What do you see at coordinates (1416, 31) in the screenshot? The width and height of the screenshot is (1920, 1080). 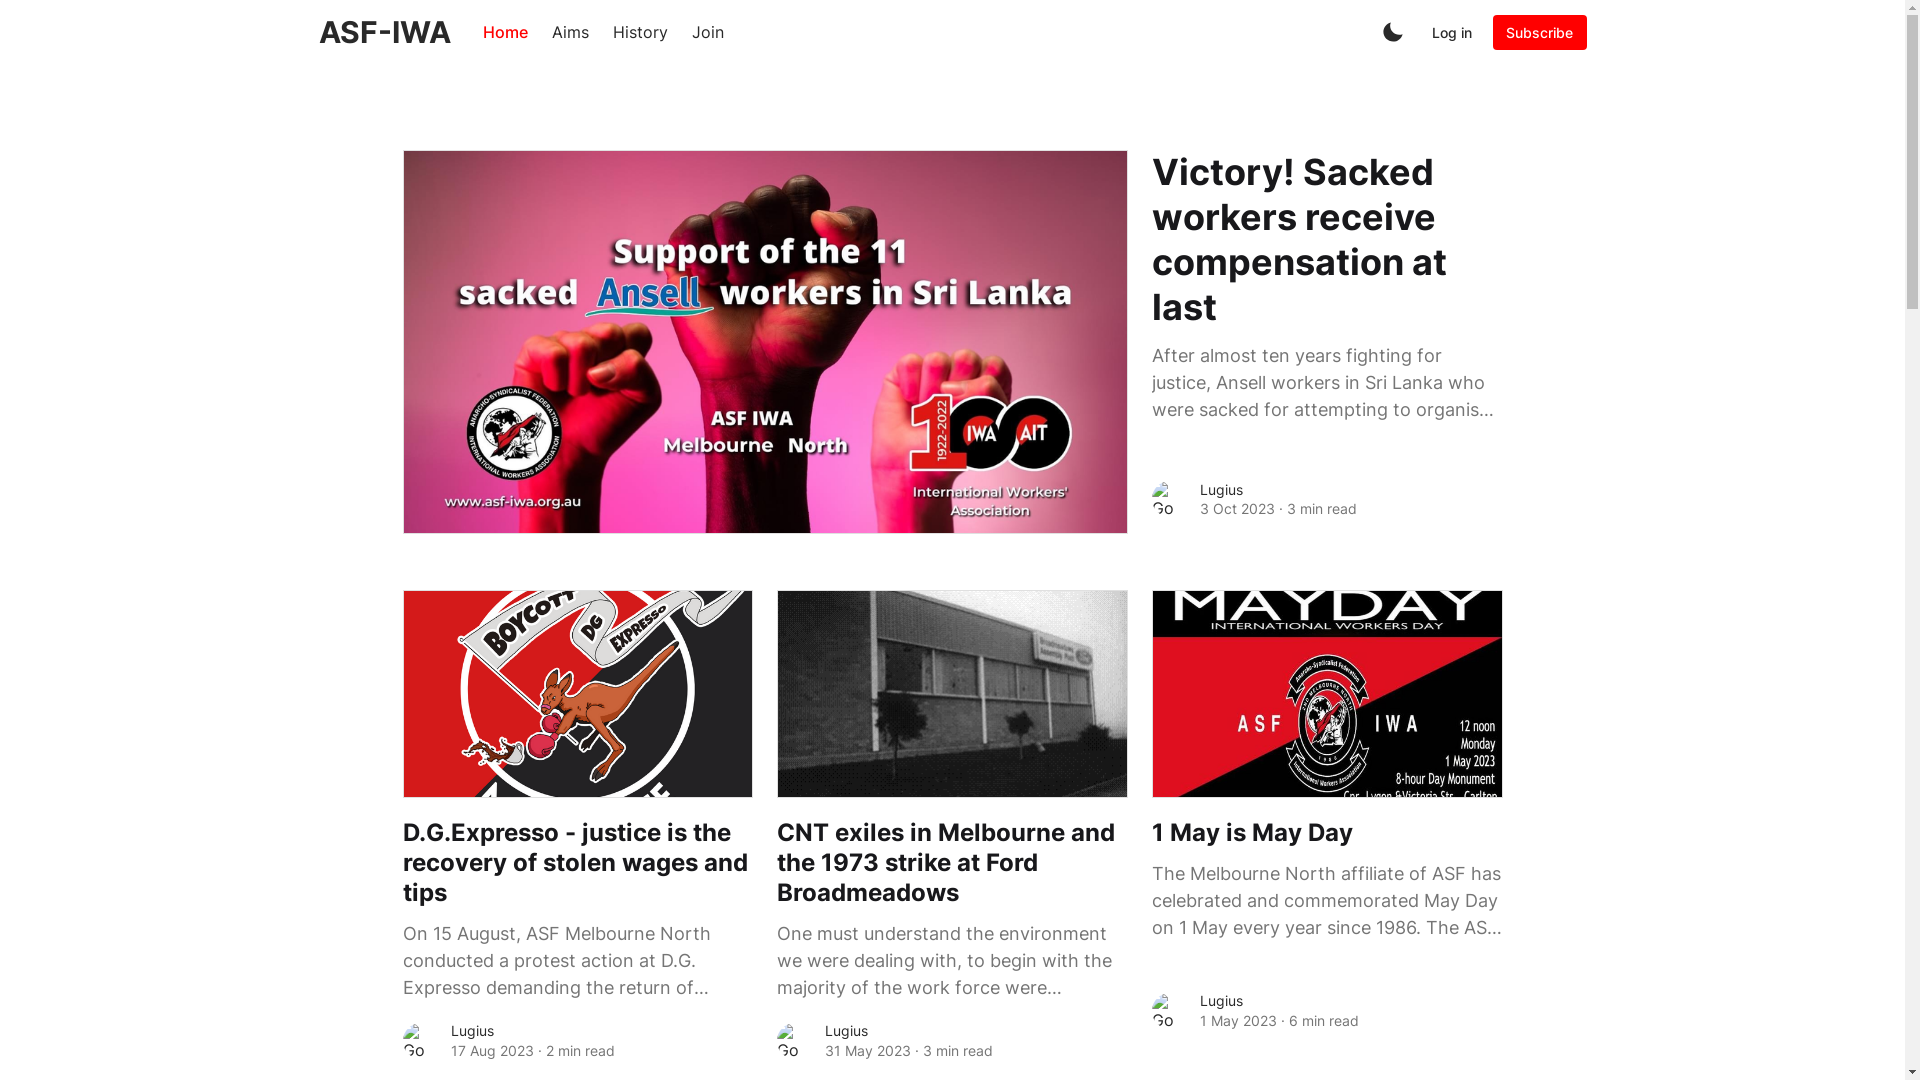 I see `'Log in'` at bounding box center [1416, 31].